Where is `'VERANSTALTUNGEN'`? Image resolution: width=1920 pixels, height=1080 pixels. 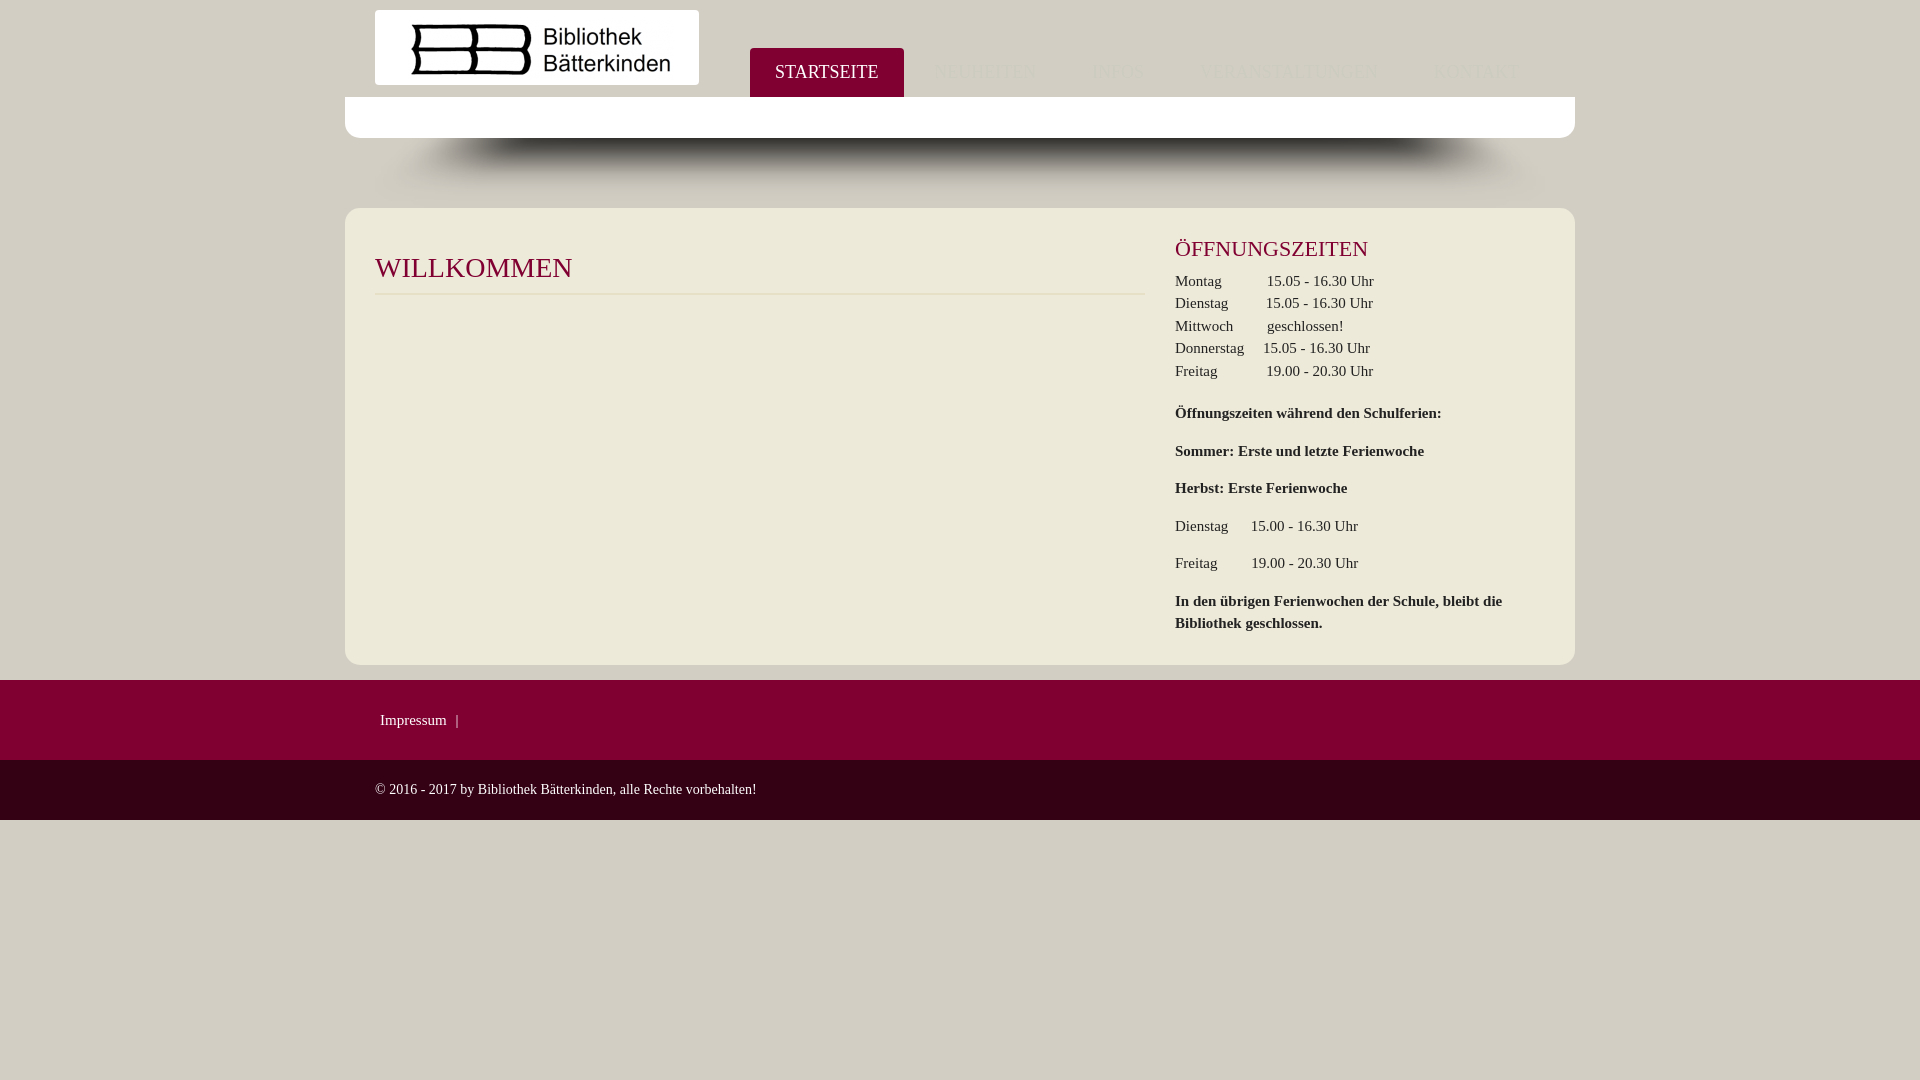 'VERANSTALTUNGEN' is located at coordinates (1289, 71).